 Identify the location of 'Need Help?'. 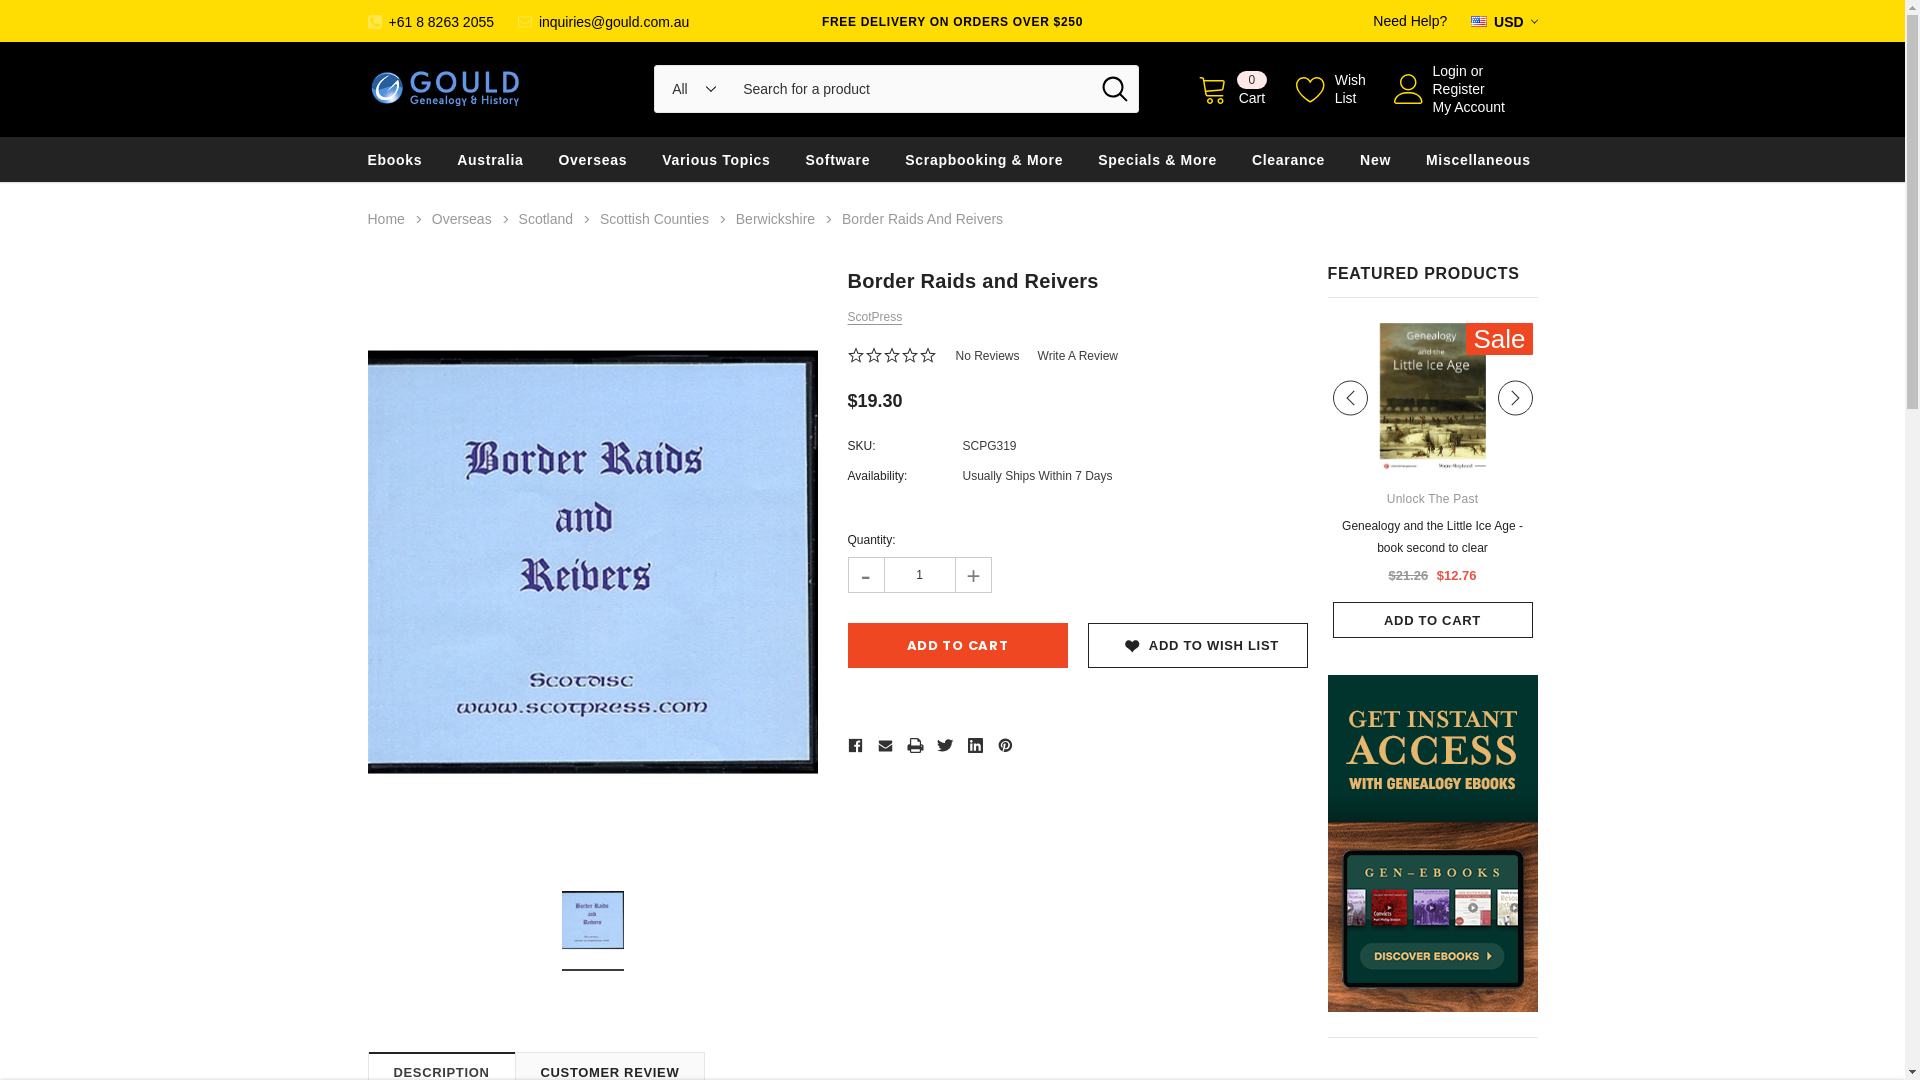
(1409, 20).